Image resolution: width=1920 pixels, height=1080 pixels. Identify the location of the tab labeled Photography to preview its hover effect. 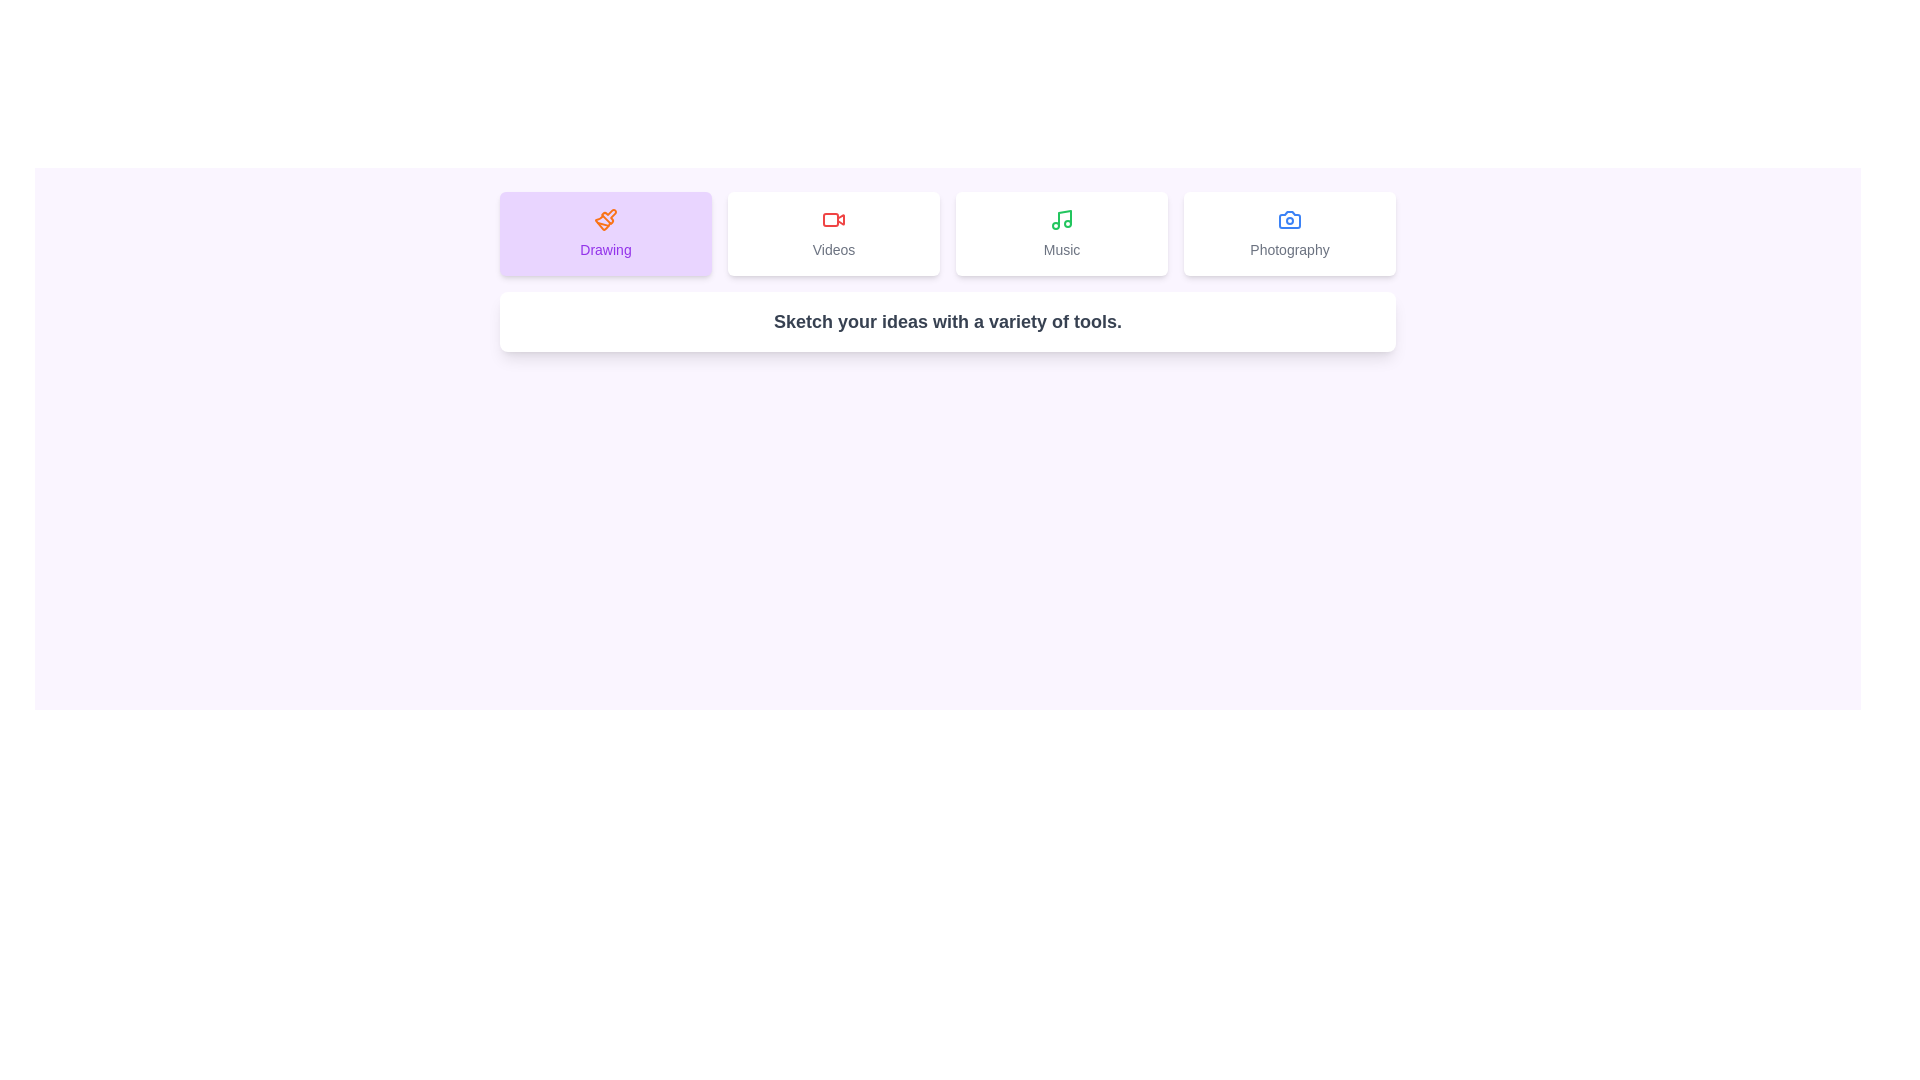
(1290, 233).